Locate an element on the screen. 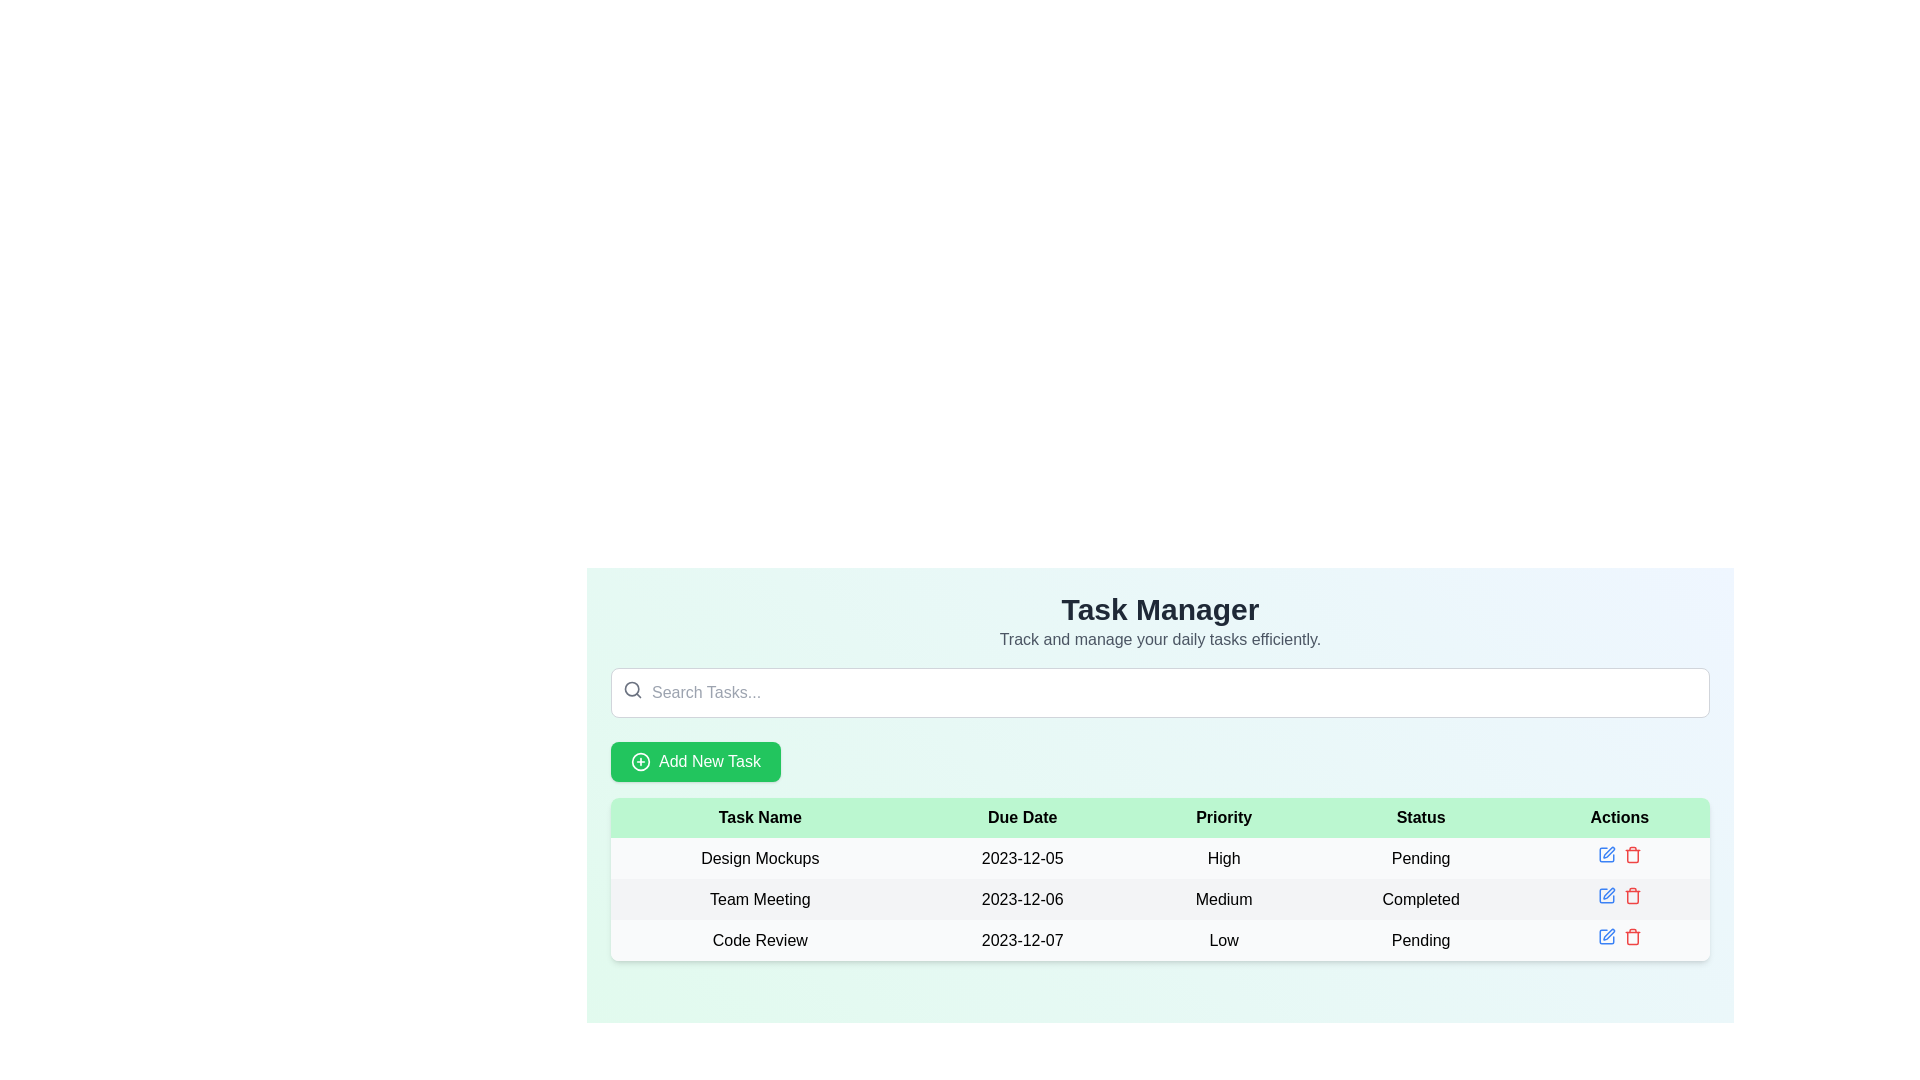 This screenshot has height=1080, width=1920. the blue edit icon in the 'Actions' column of the first row of the table is located at coordinates (1619, 857).